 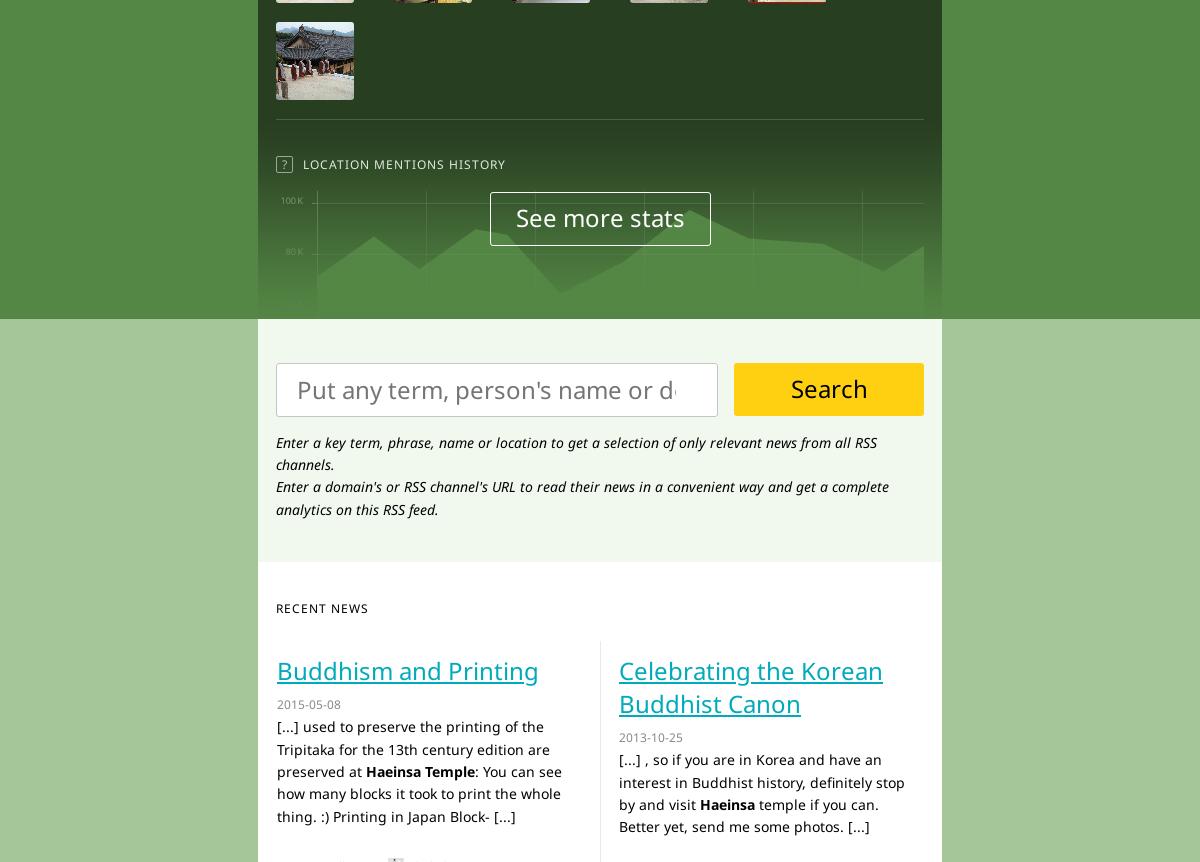 What do you see at coordinates (281, 163) in the screenshot?
I see `'?'` at bounding box center [281, 163].